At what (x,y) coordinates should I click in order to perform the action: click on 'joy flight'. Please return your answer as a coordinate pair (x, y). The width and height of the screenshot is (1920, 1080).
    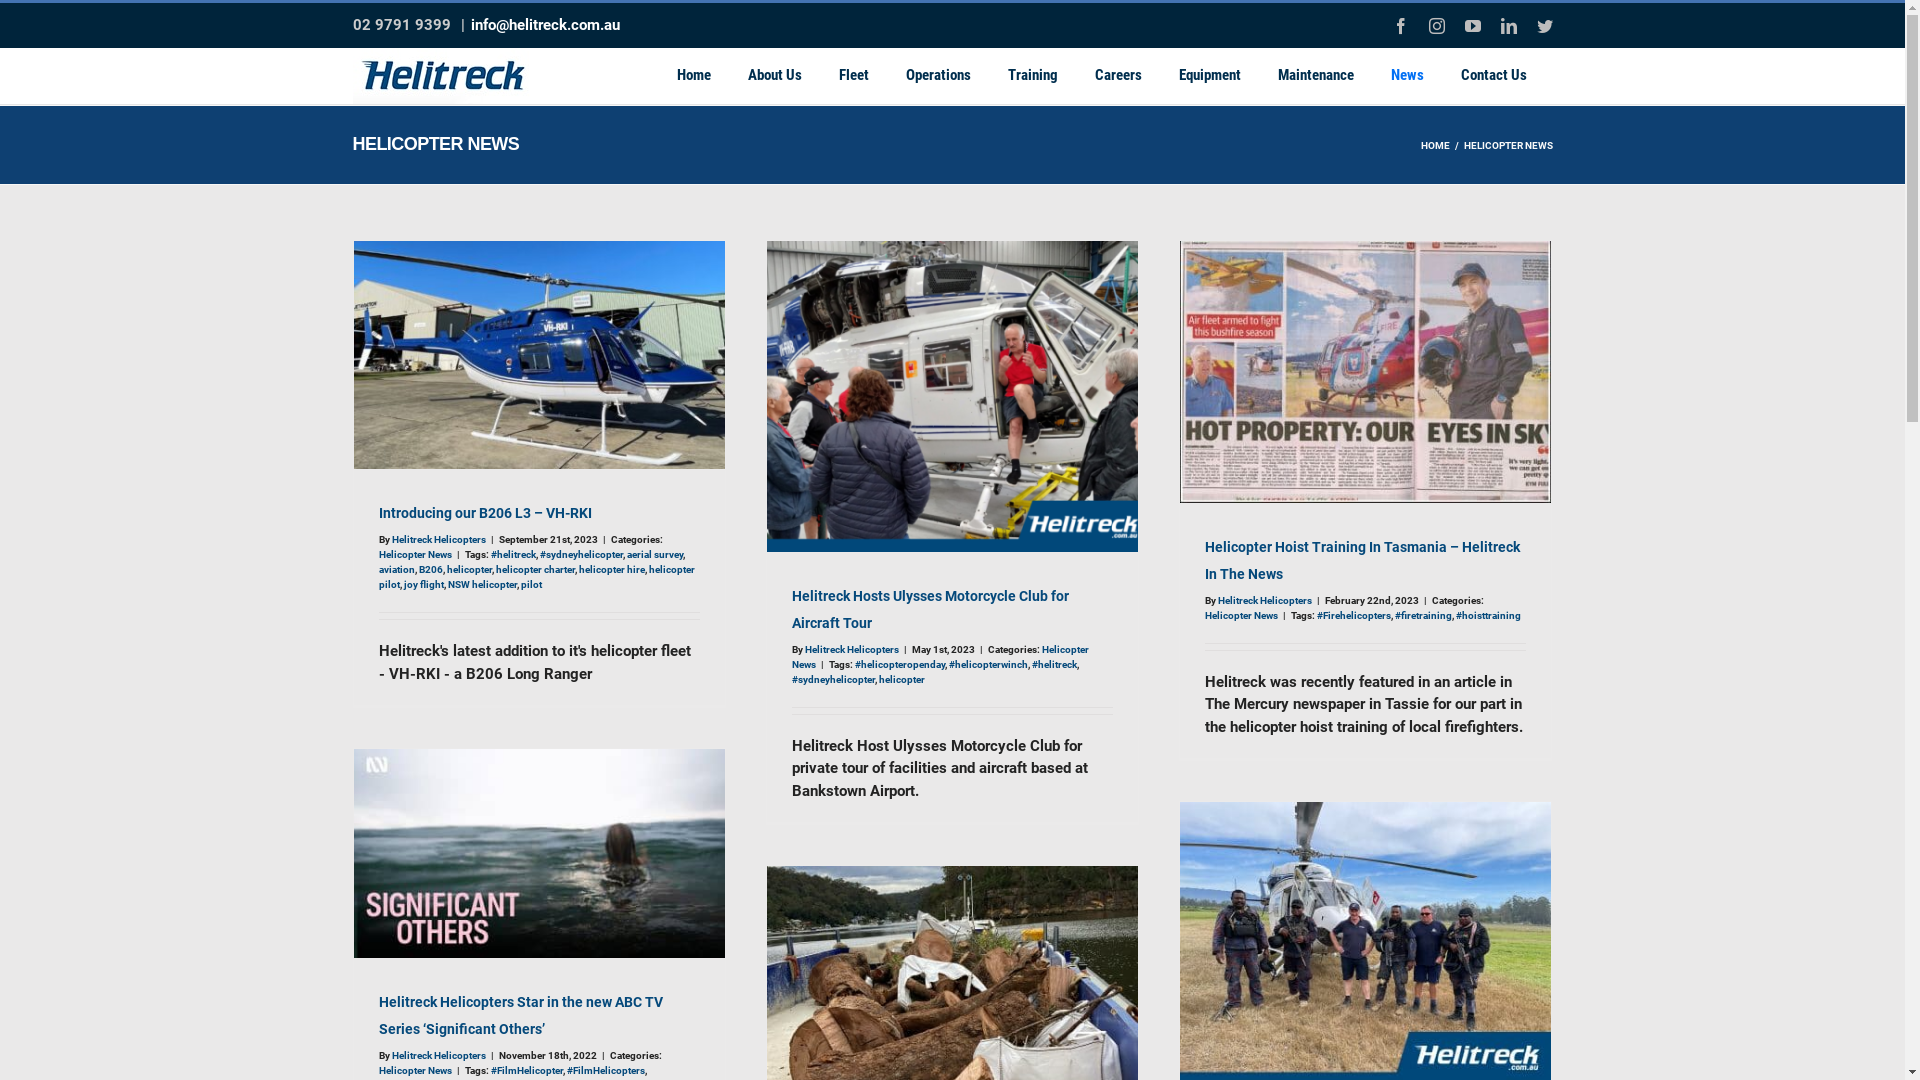
    Looking at the image, I should click on (422, 584).